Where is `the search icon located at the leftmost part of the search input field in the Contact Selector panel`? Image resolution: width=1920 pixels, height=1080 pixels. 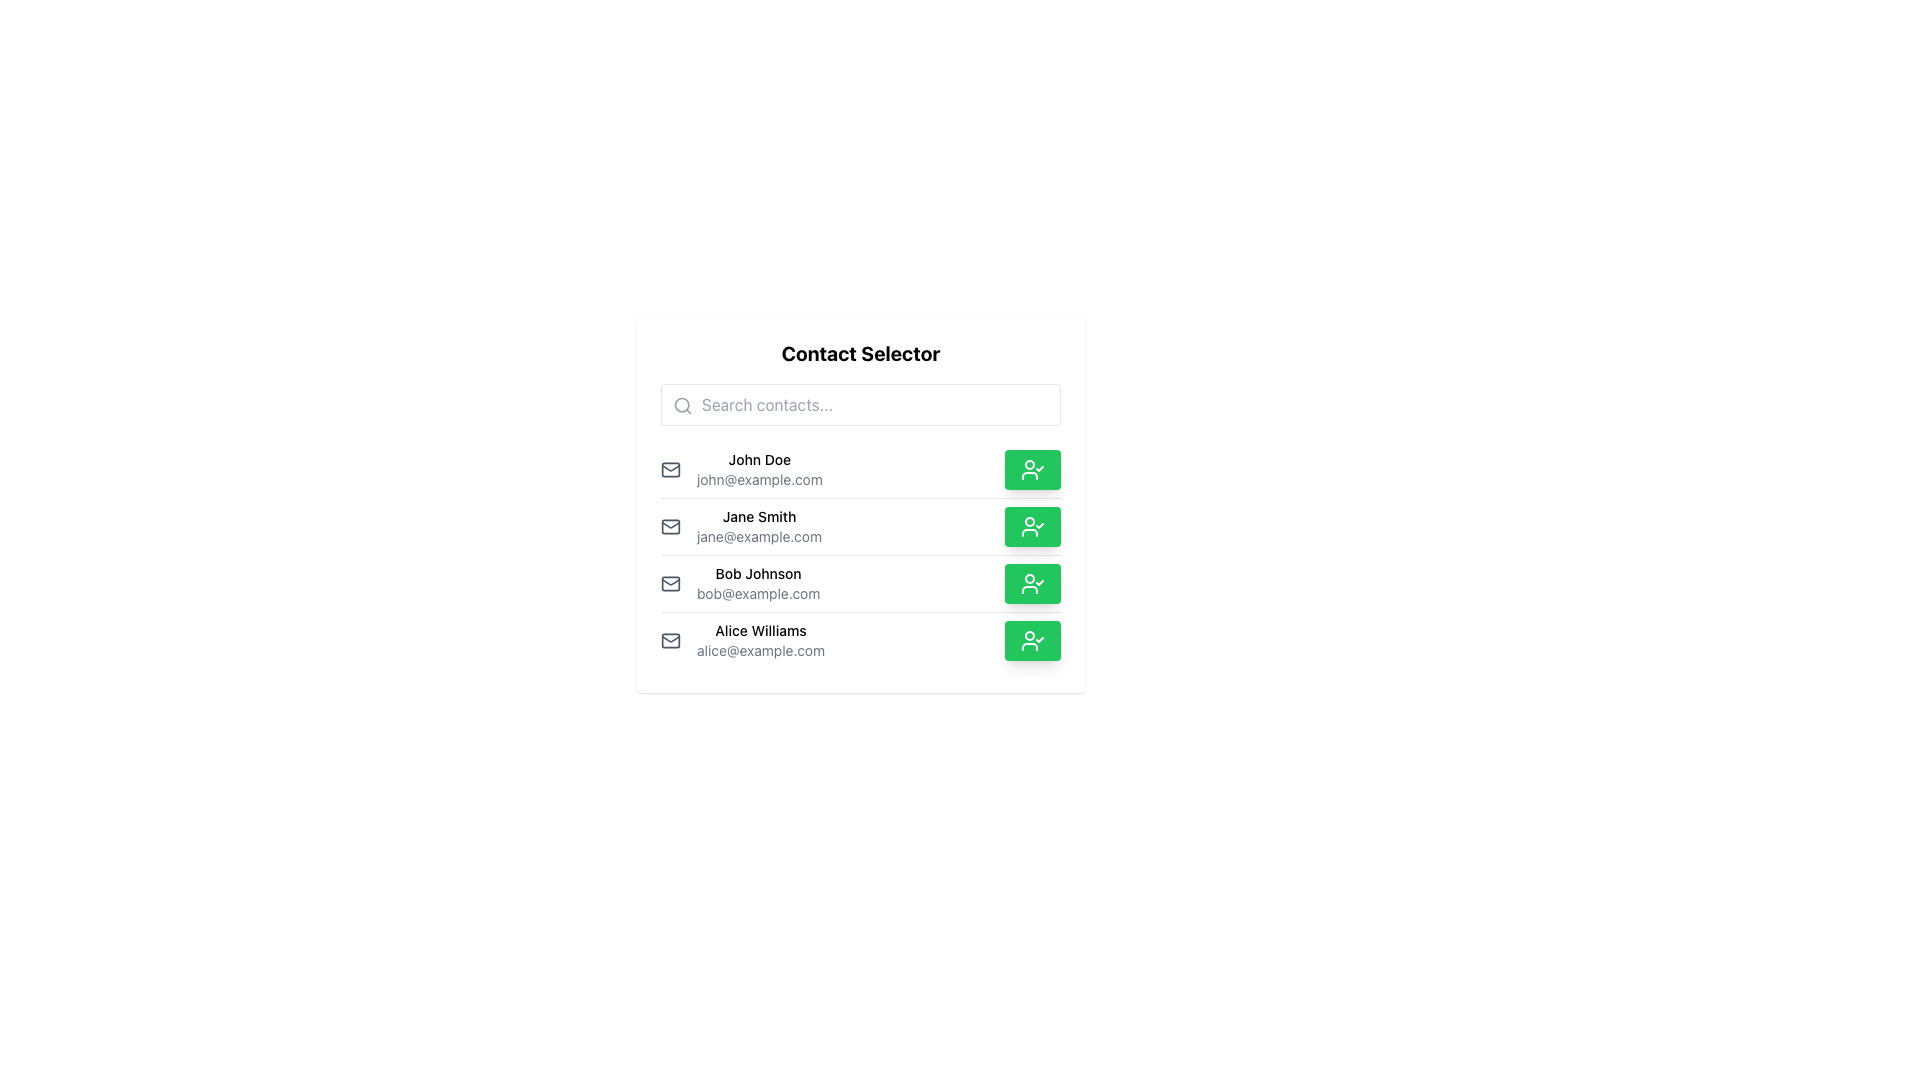 the search icon located at the leftmost part of the search input field in the Contact Selector panel is located at coordinates (682, 405).